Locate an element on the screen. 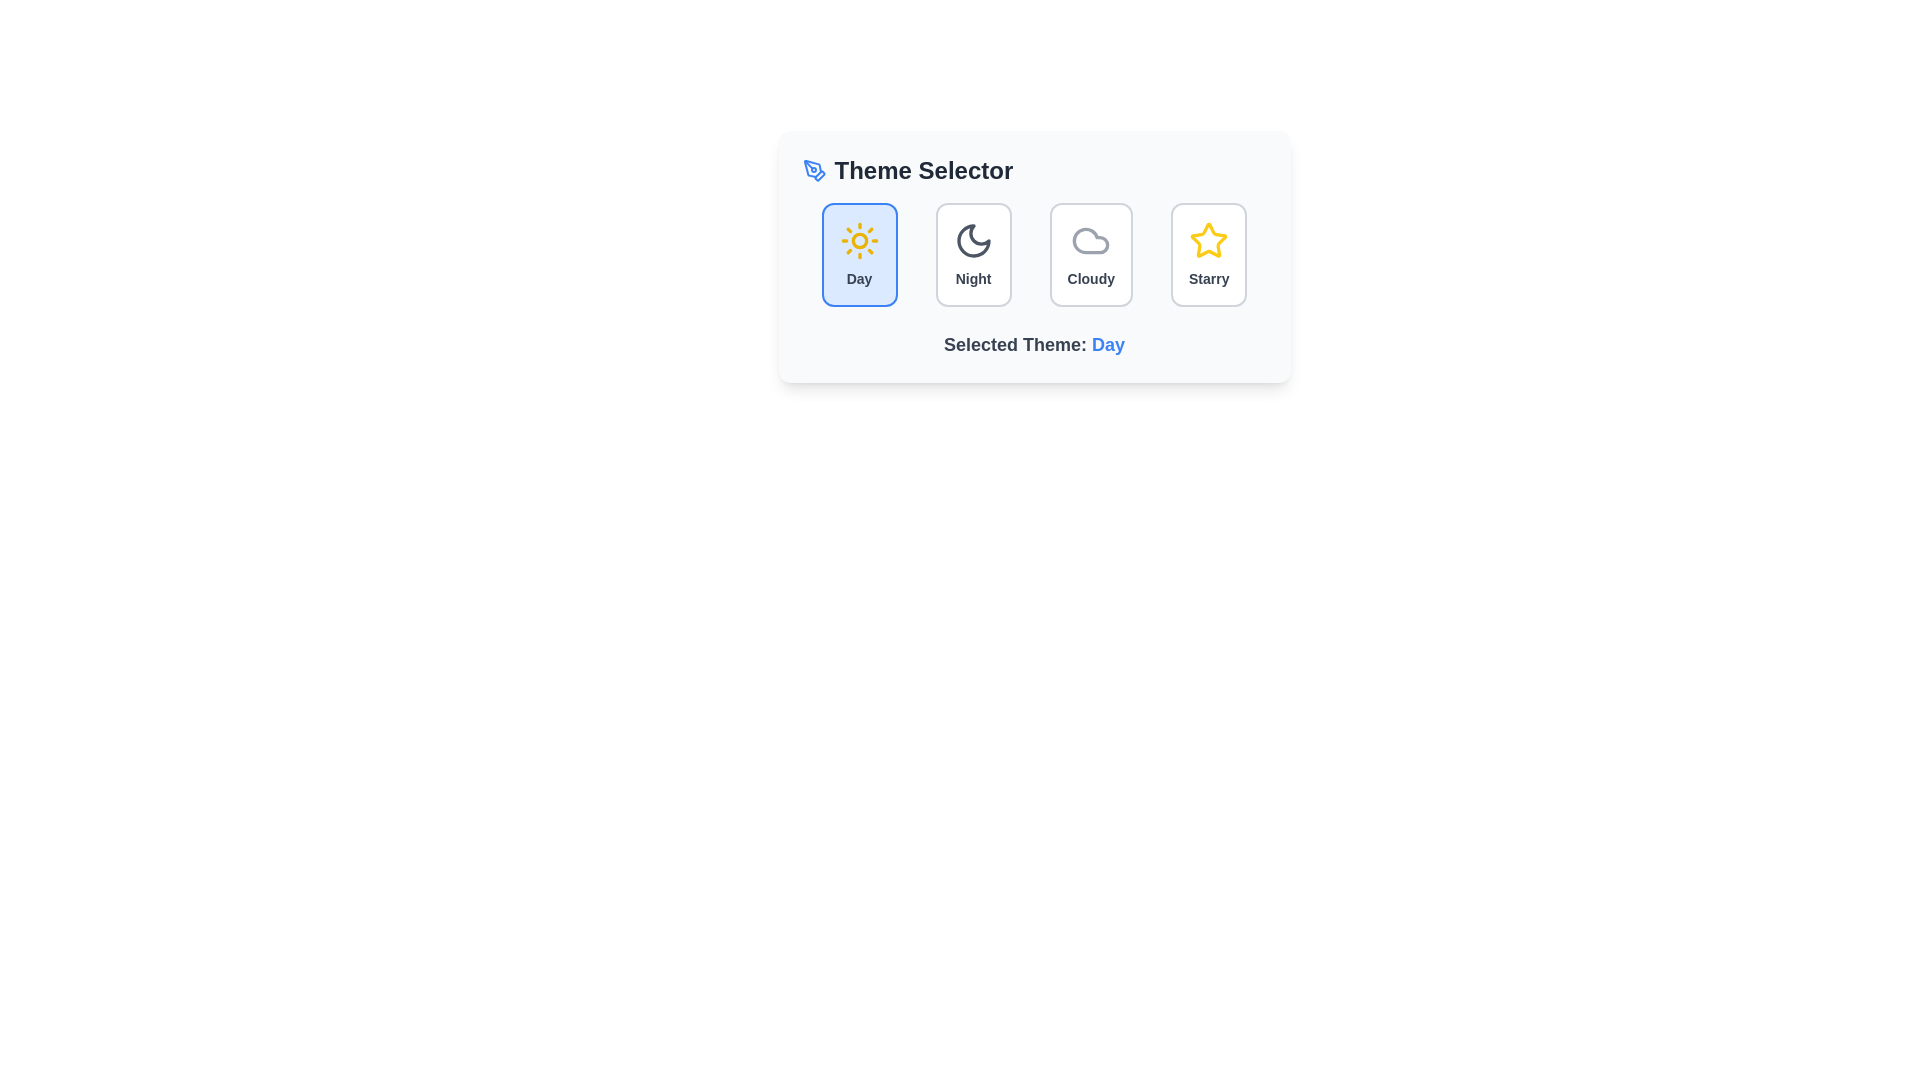  the 'Night' button that contains the dark gray crescent moon icon, which is positioned between the 'Day' and 'Cloudy' buttons in the theme selector interface is located at coordinates (973, 239).